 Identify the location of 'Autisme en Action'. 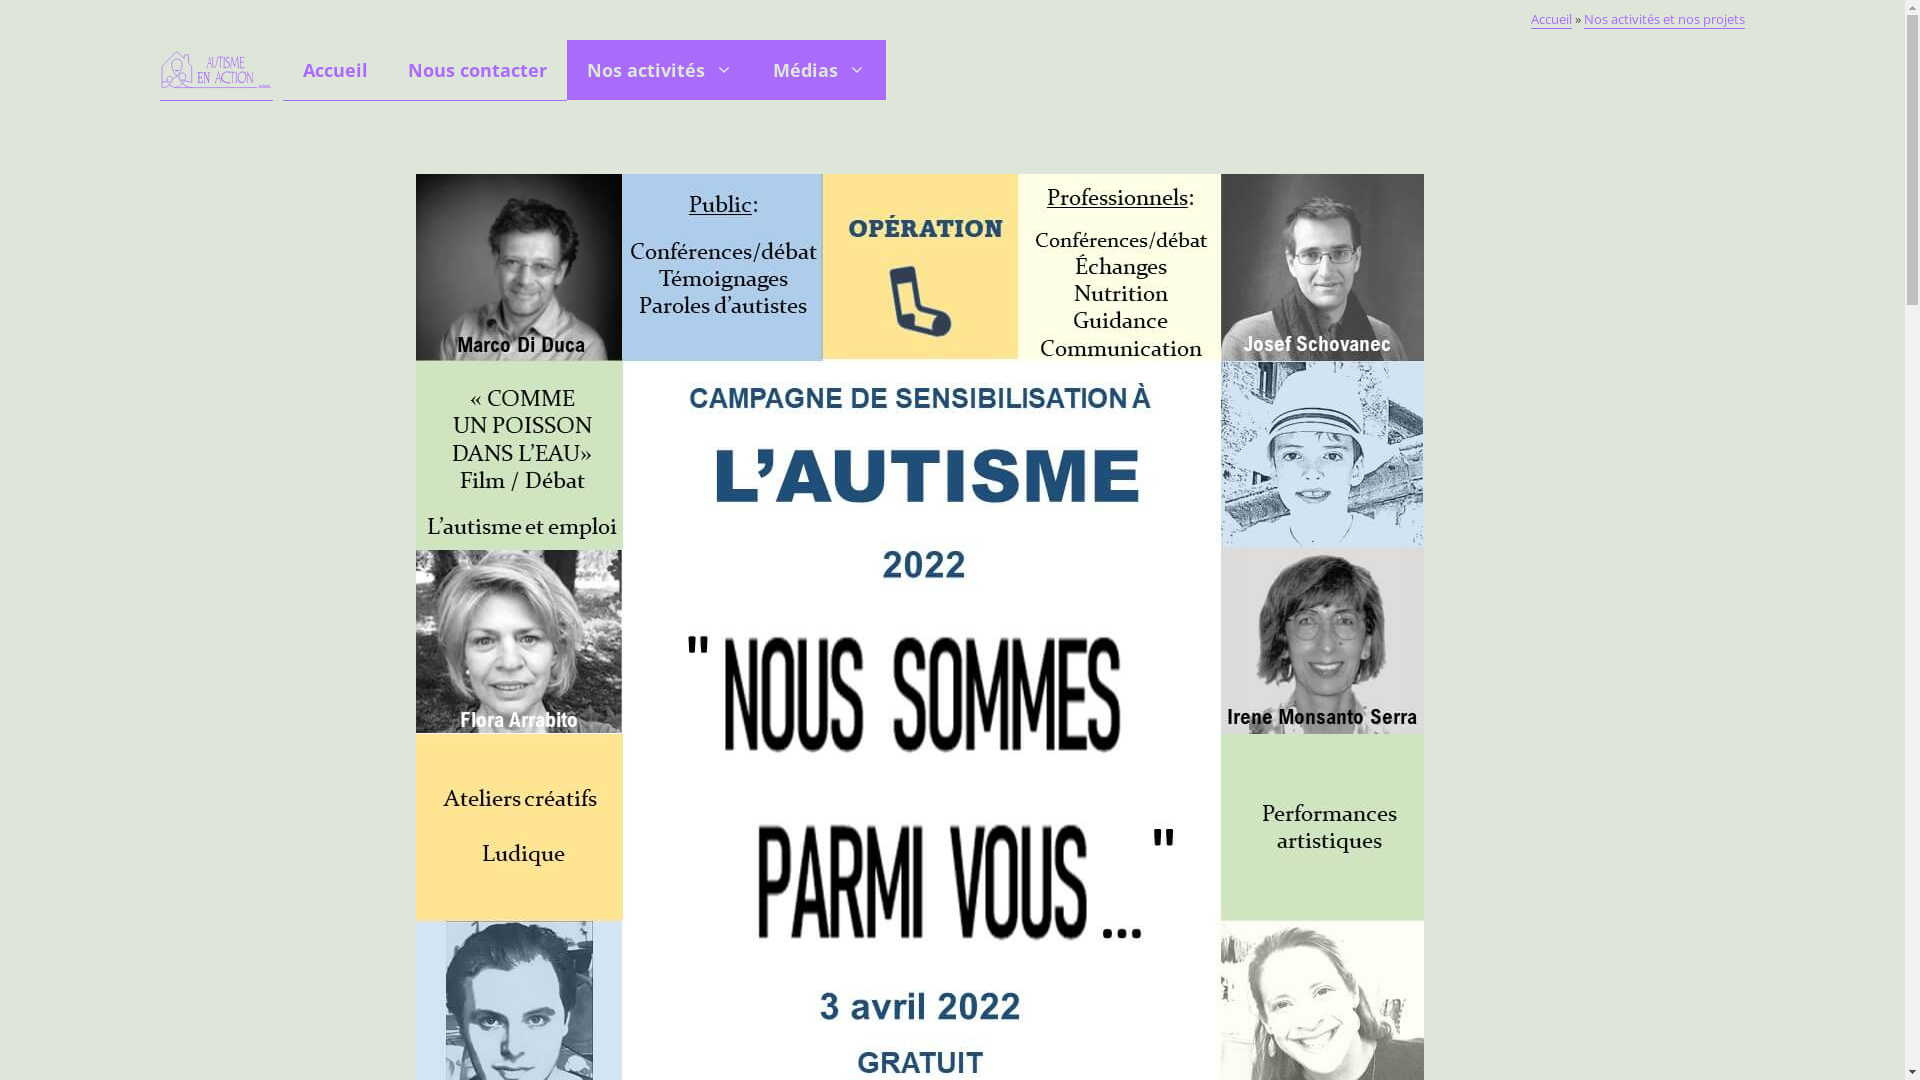
(158, 68).